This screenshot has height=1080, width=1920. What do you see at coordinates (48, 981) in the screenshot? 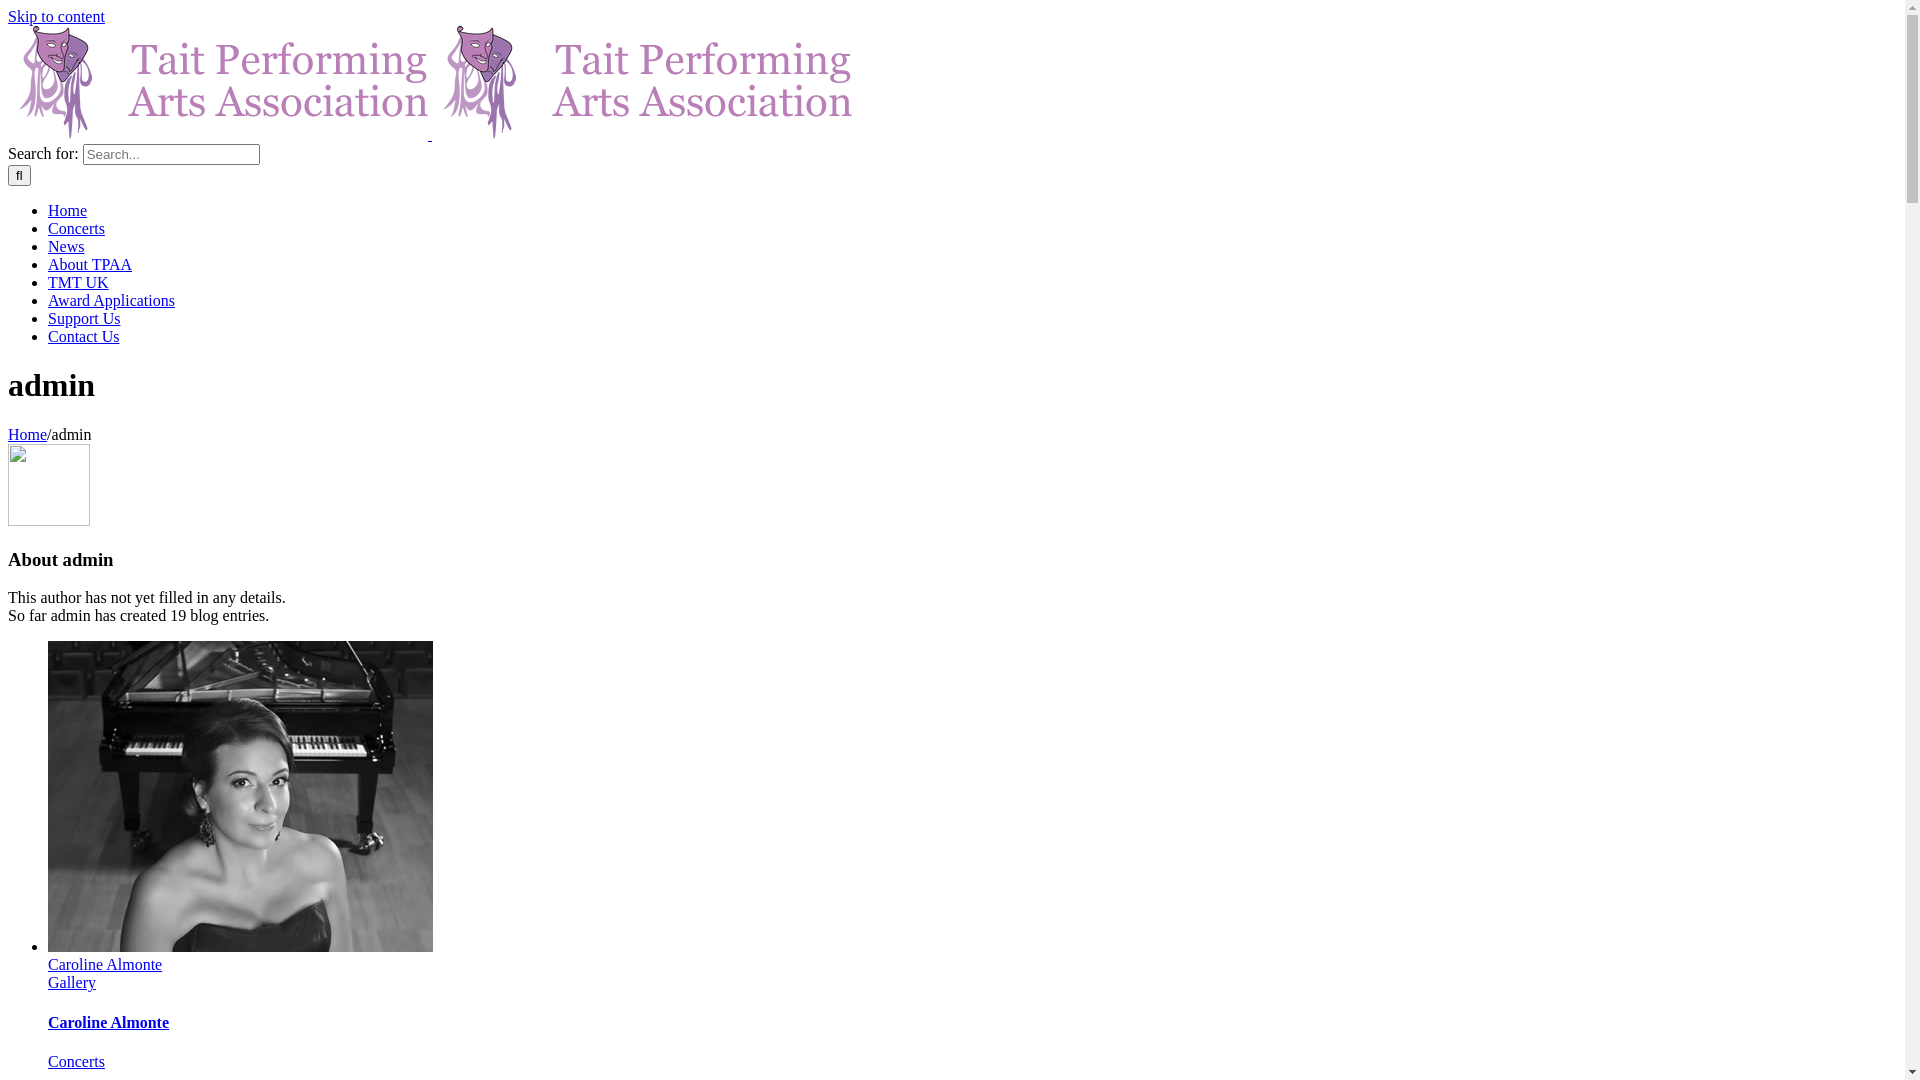
I see `'Gallery'` at bounding box center [48, 981].